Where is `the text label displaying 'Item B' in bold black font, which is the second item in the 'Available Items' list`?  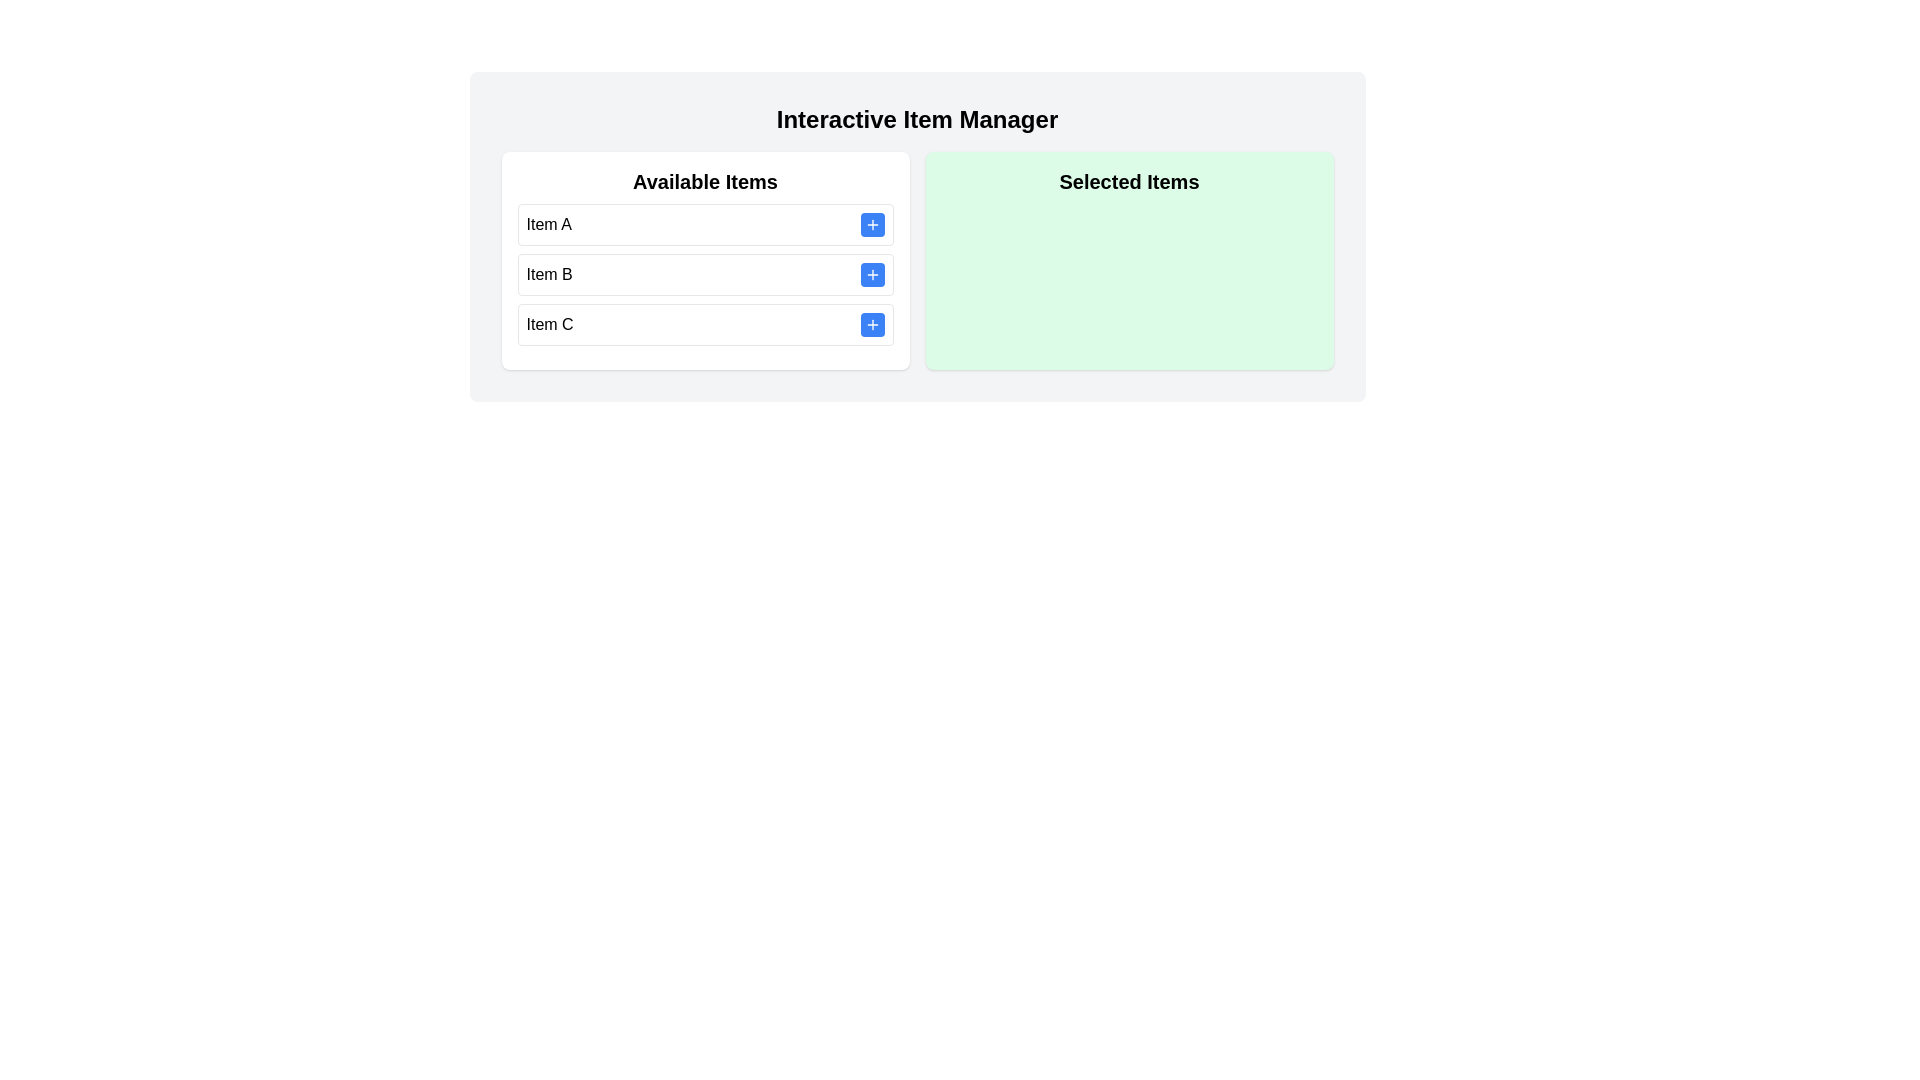 the text label displaying 'Item B' in bold black font, which is the second item in the 'Available Items' list is located at coordinates (549, 274).